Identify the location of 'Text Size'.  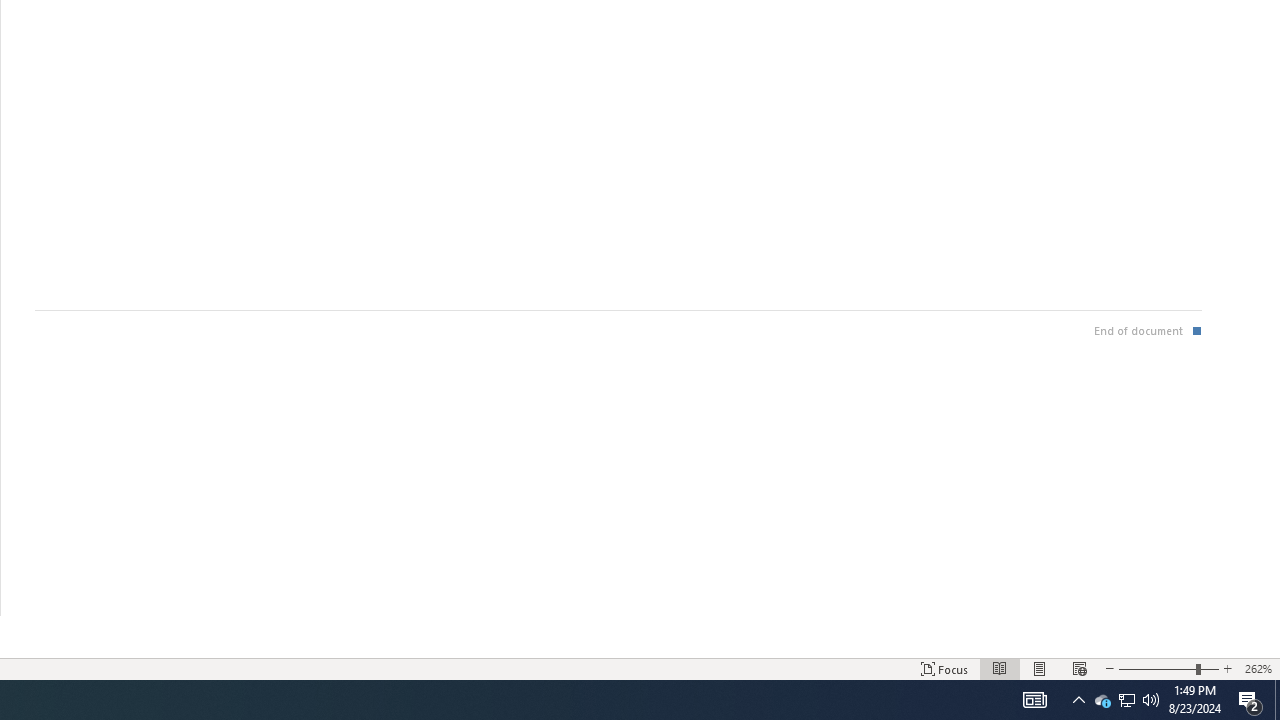
(1168, 669).